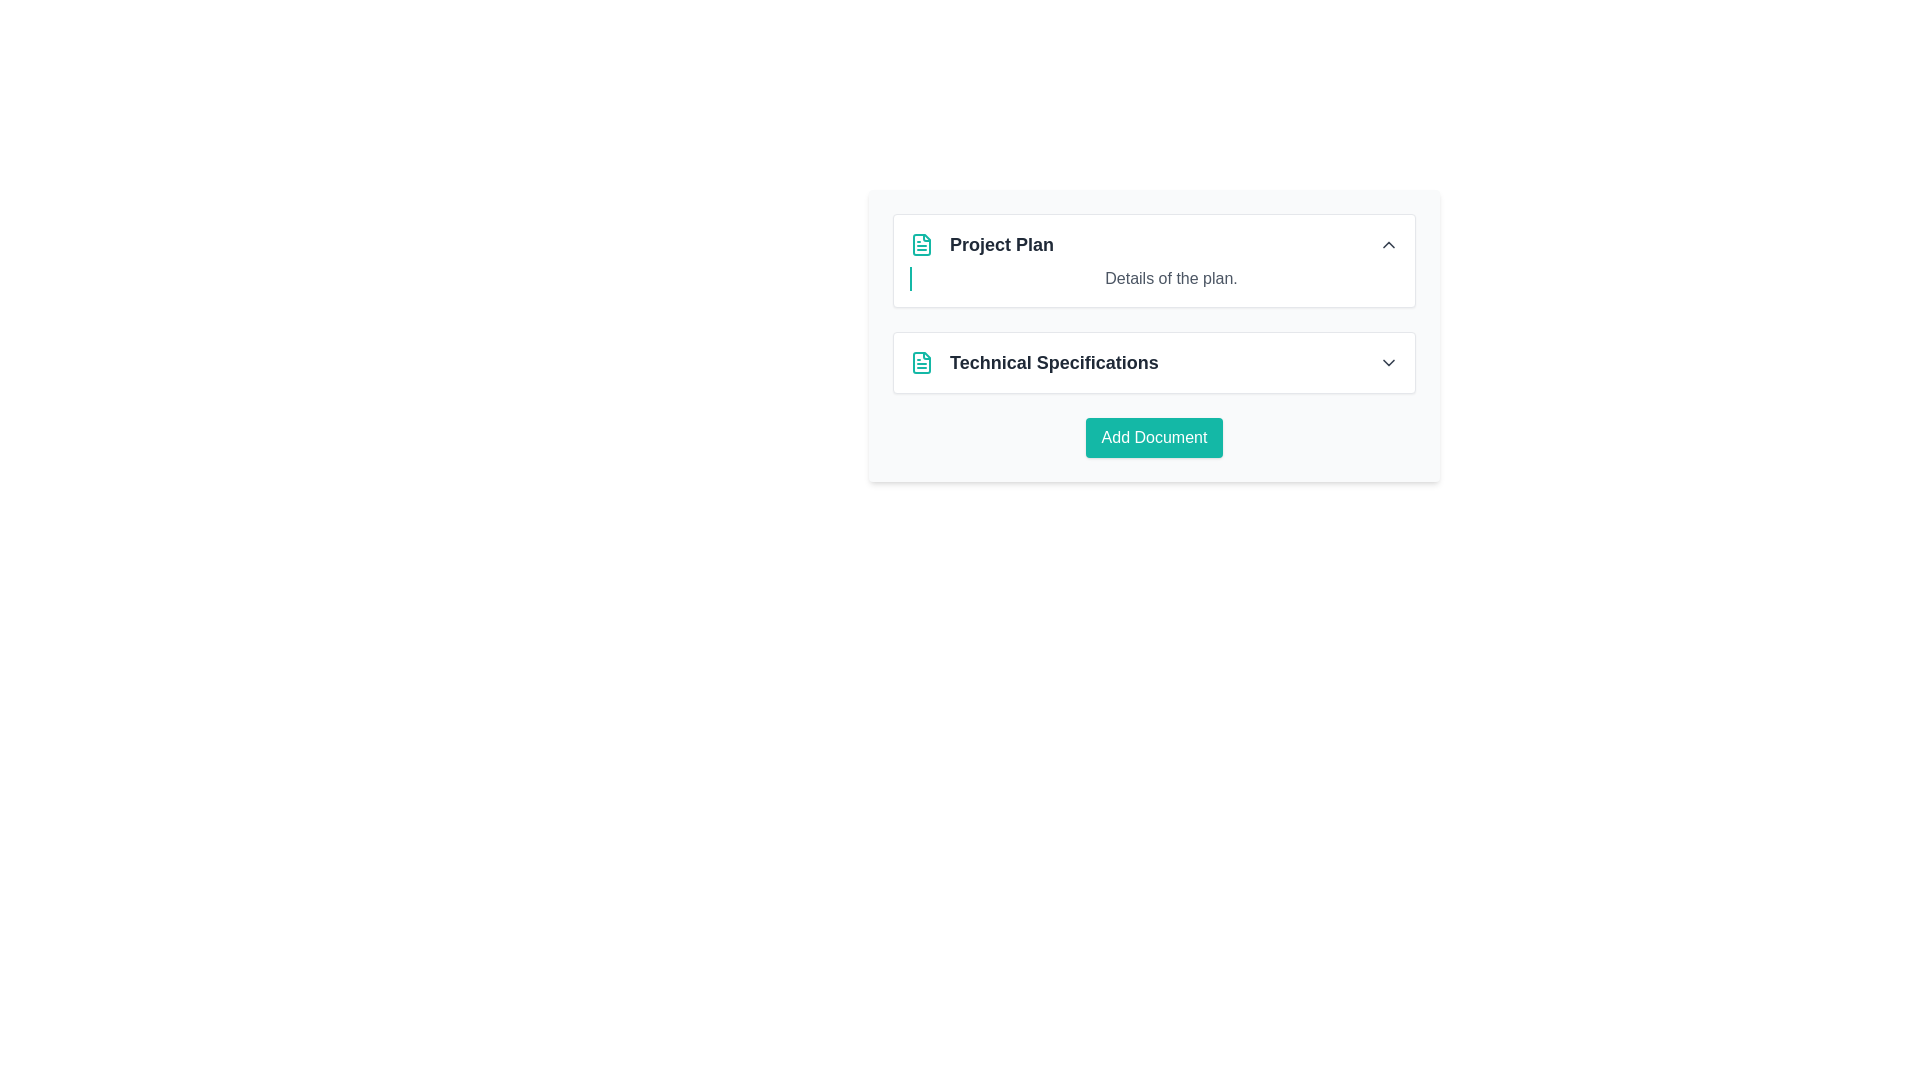  What do you see at coordinates (920, 362) in the screenshot?
I see `the teal file-shaped icon in the second row of the list, which is to the left of the text 'Technical Specifications'` at bounding box center [920, 362].